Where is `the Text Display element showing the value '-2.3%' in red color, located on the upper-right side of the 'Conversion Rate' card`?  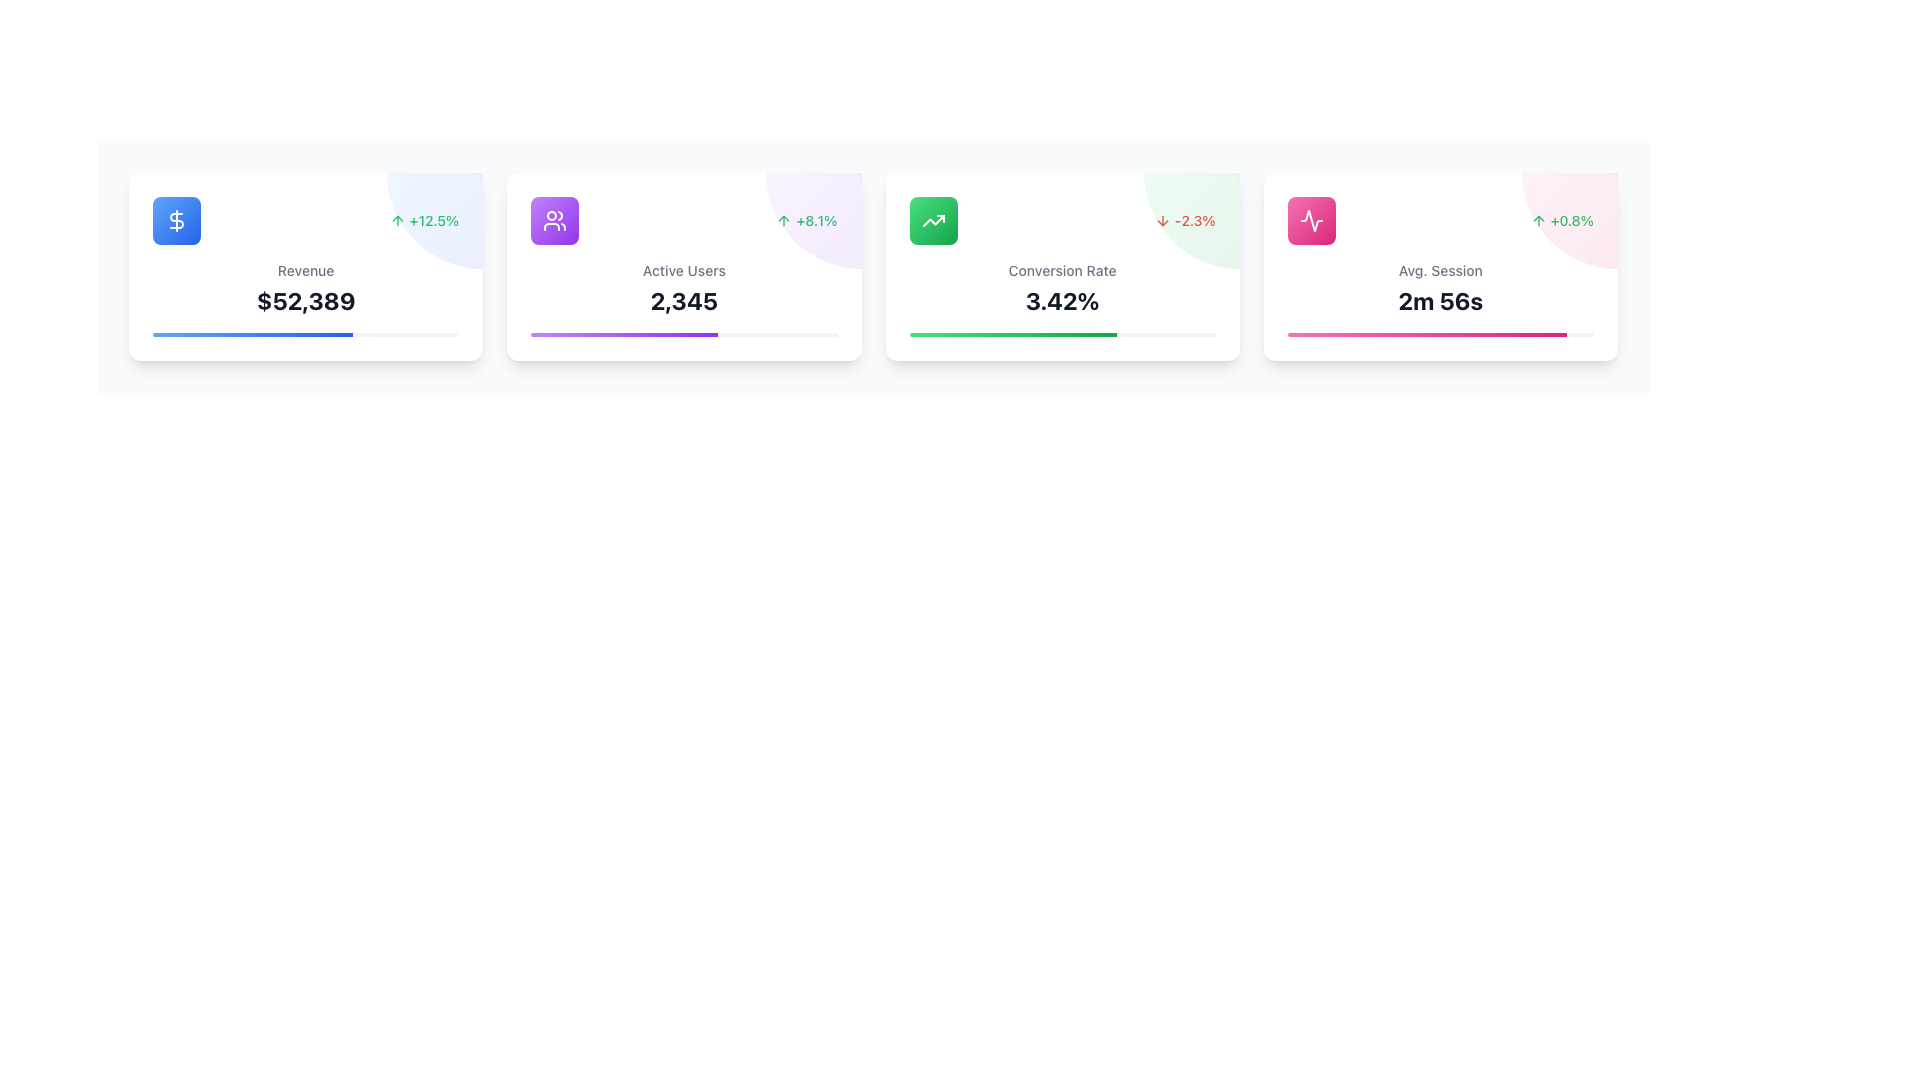 the Text Display element showing the value '-2.3%' in red color, located on the upper-right side of the 'Conversion Rate' card is located at coordinates (1195, 220).